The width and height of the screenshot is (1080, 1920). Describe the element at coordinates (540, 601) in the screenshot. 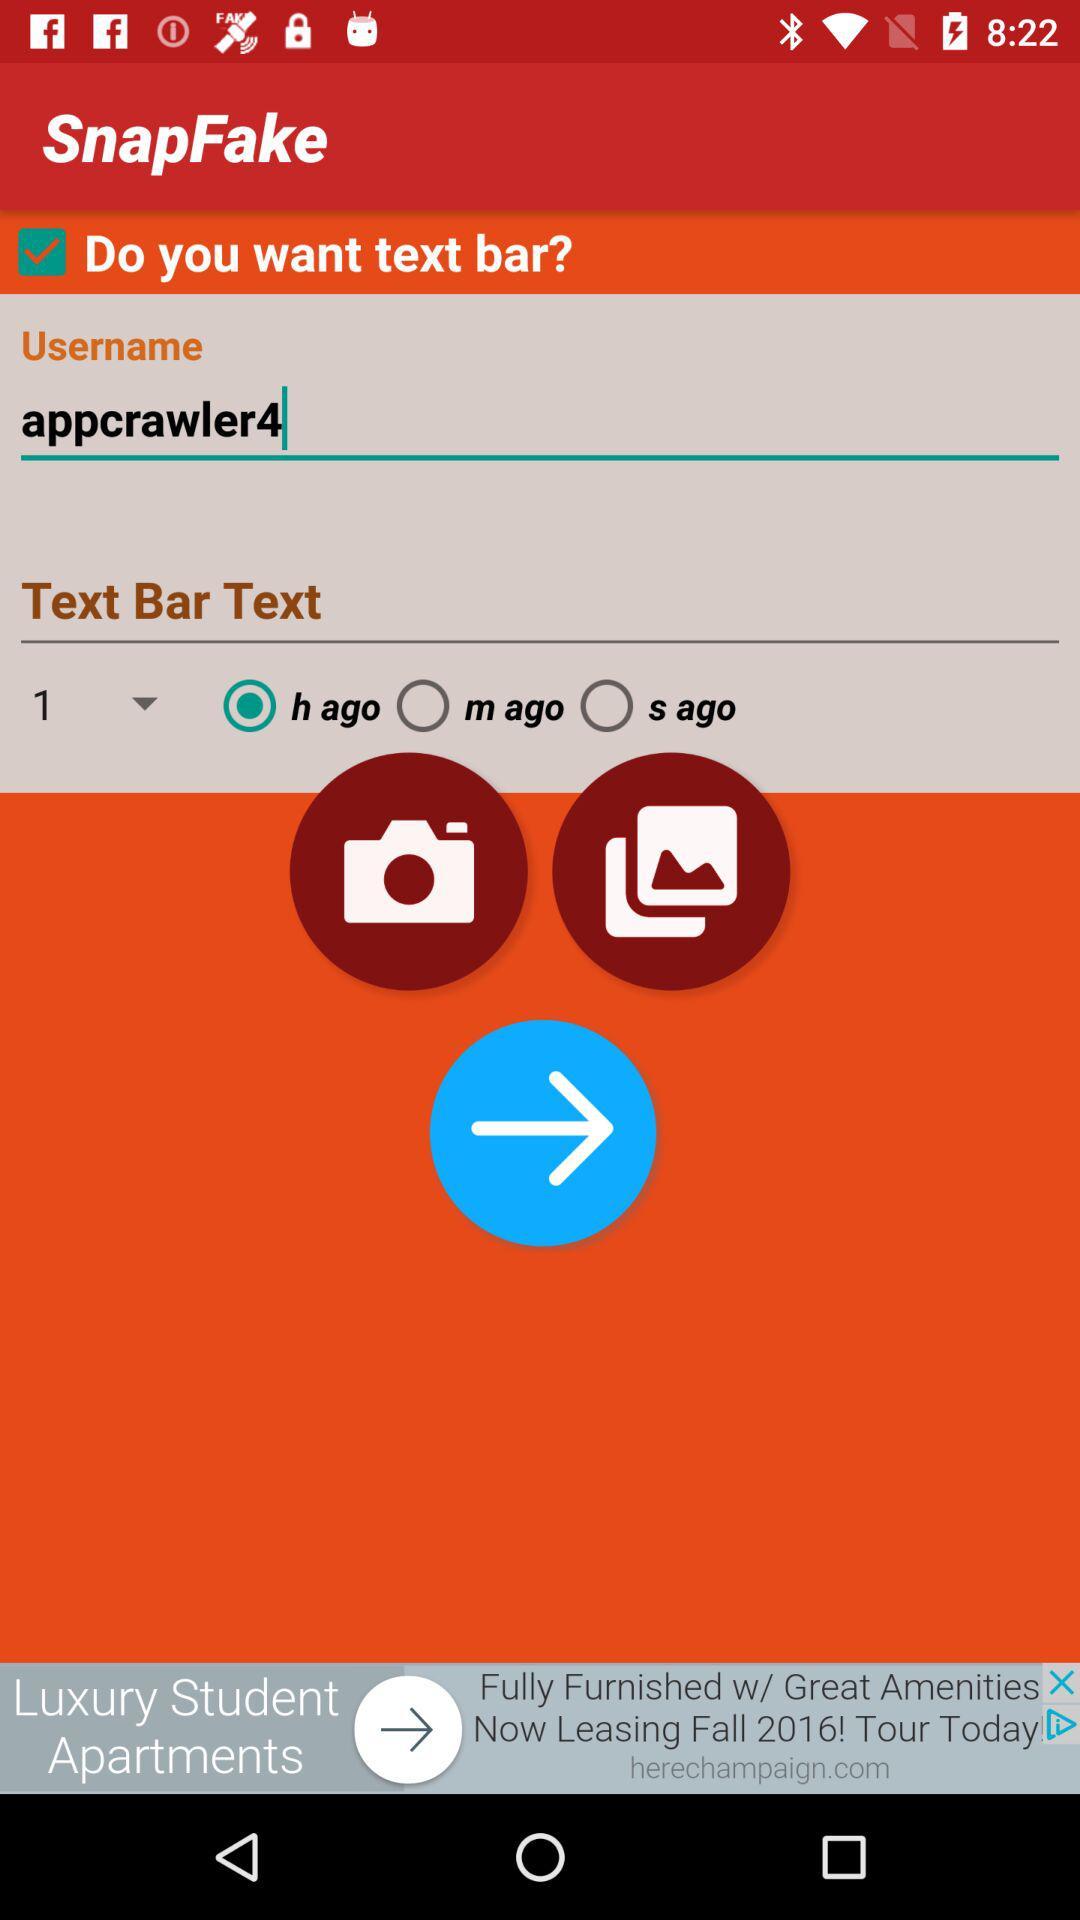

I see `text box` at that location.